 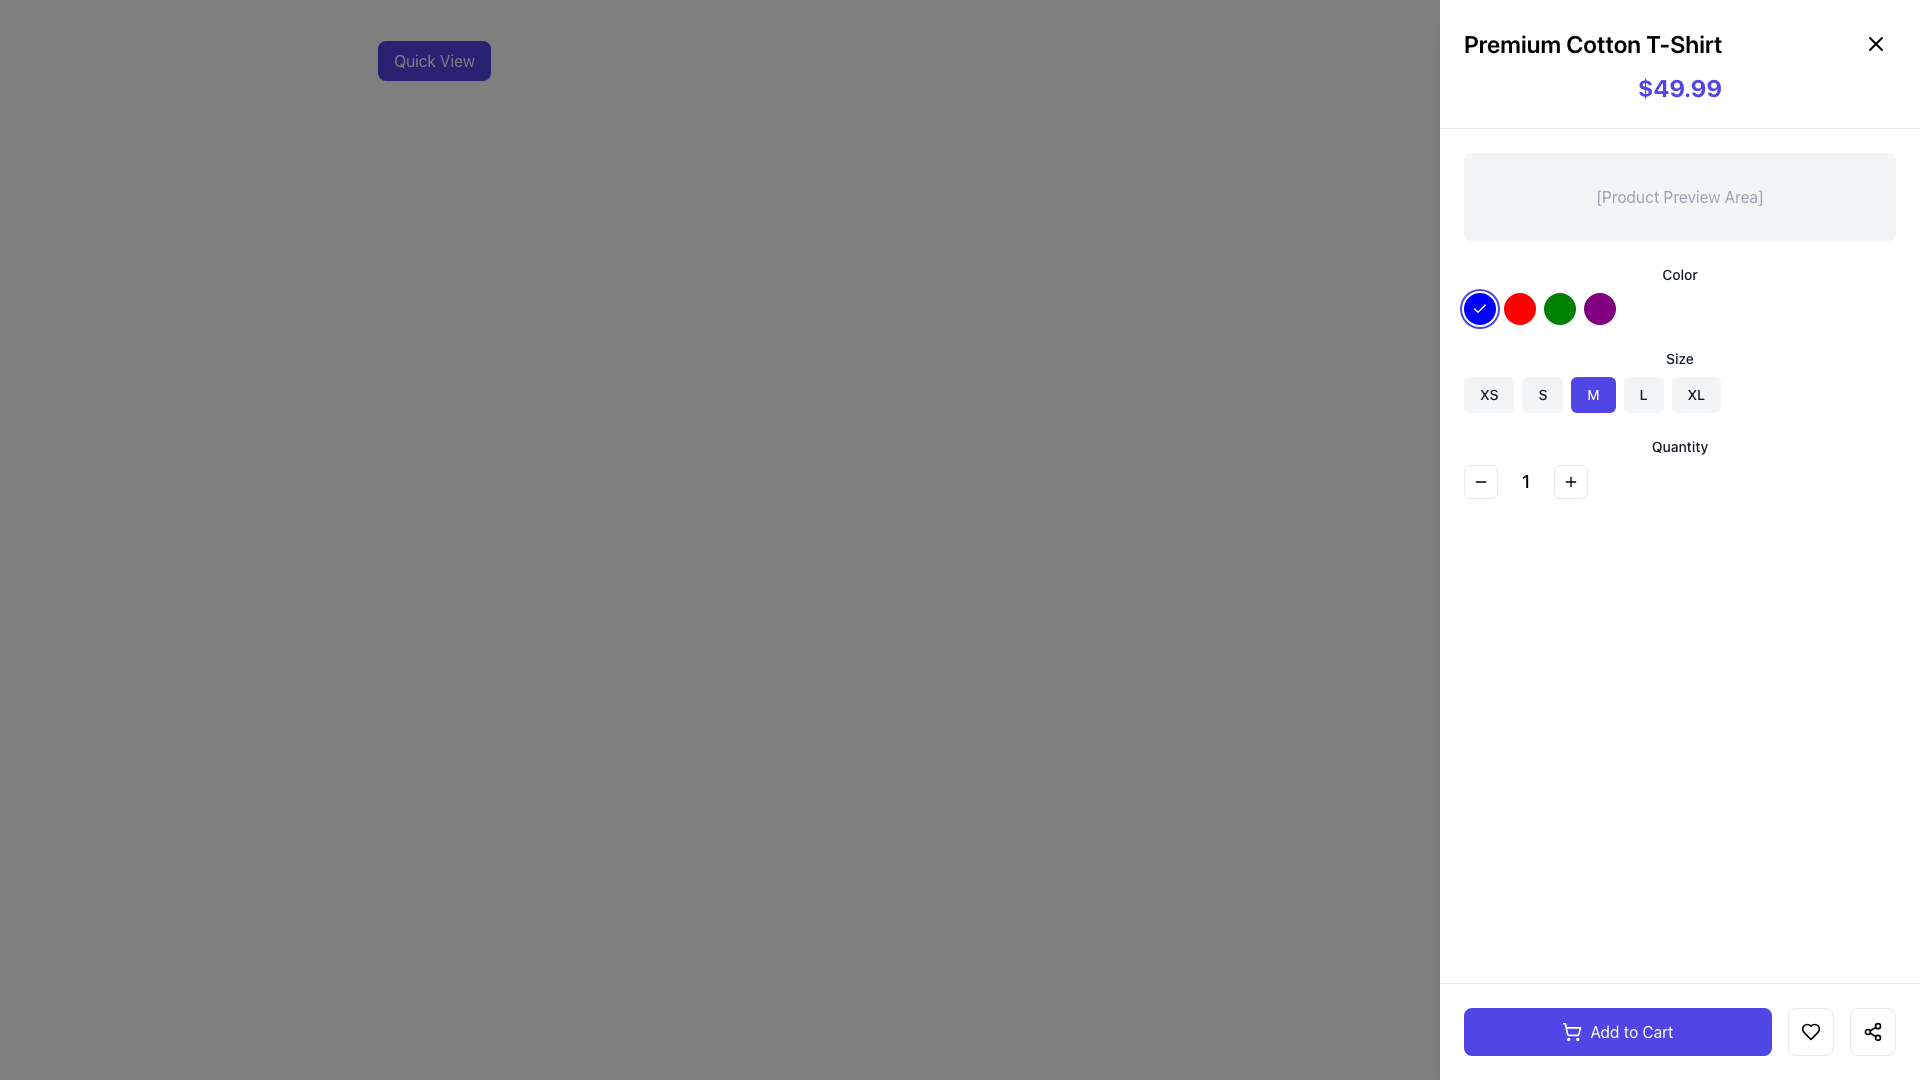 What do you see at coordinates (1871, 1032) in the screenshot?
I see `the 'Share' icon, which is a monochrome outline icon consisting of three circular nodes connected by two lines, located in the bottom-right corner of the interface` at bounding box center [1871, 1032].